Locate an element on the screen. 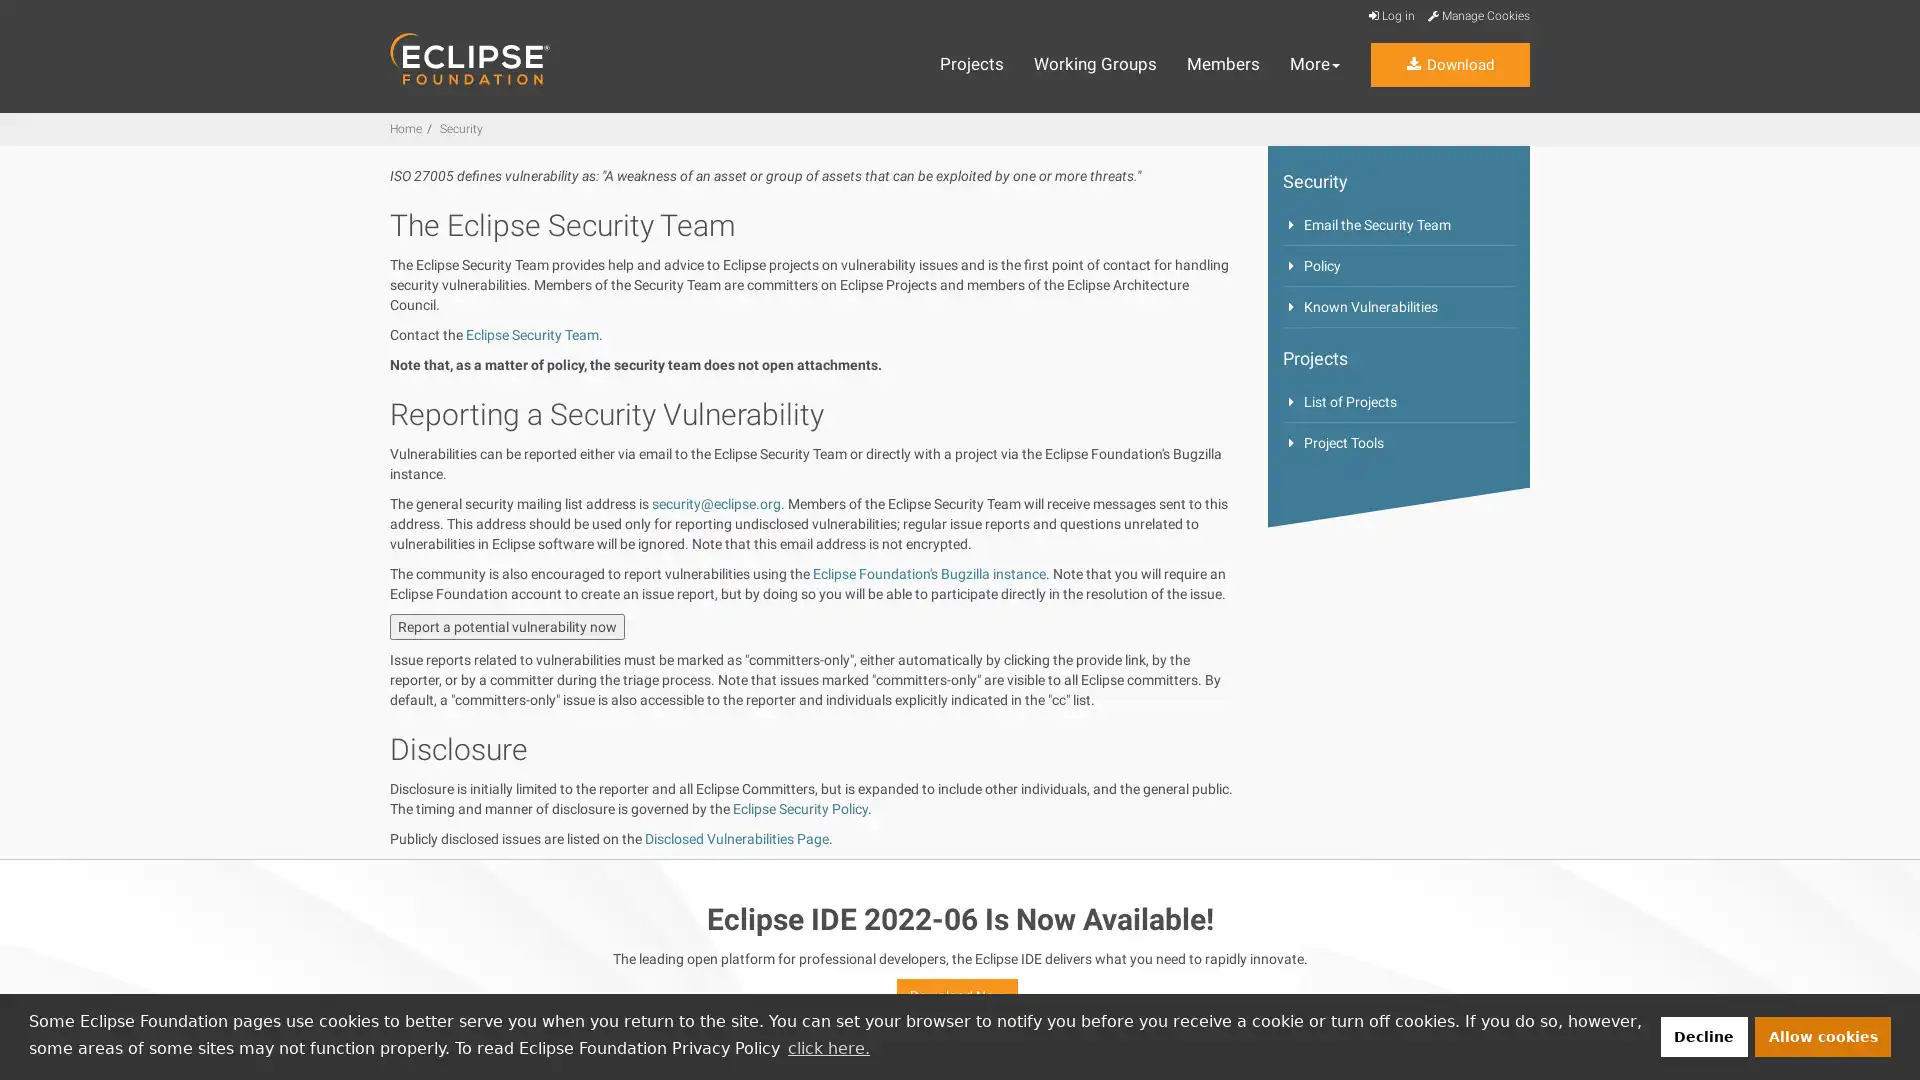  More is located at coordinates (1315, 64).